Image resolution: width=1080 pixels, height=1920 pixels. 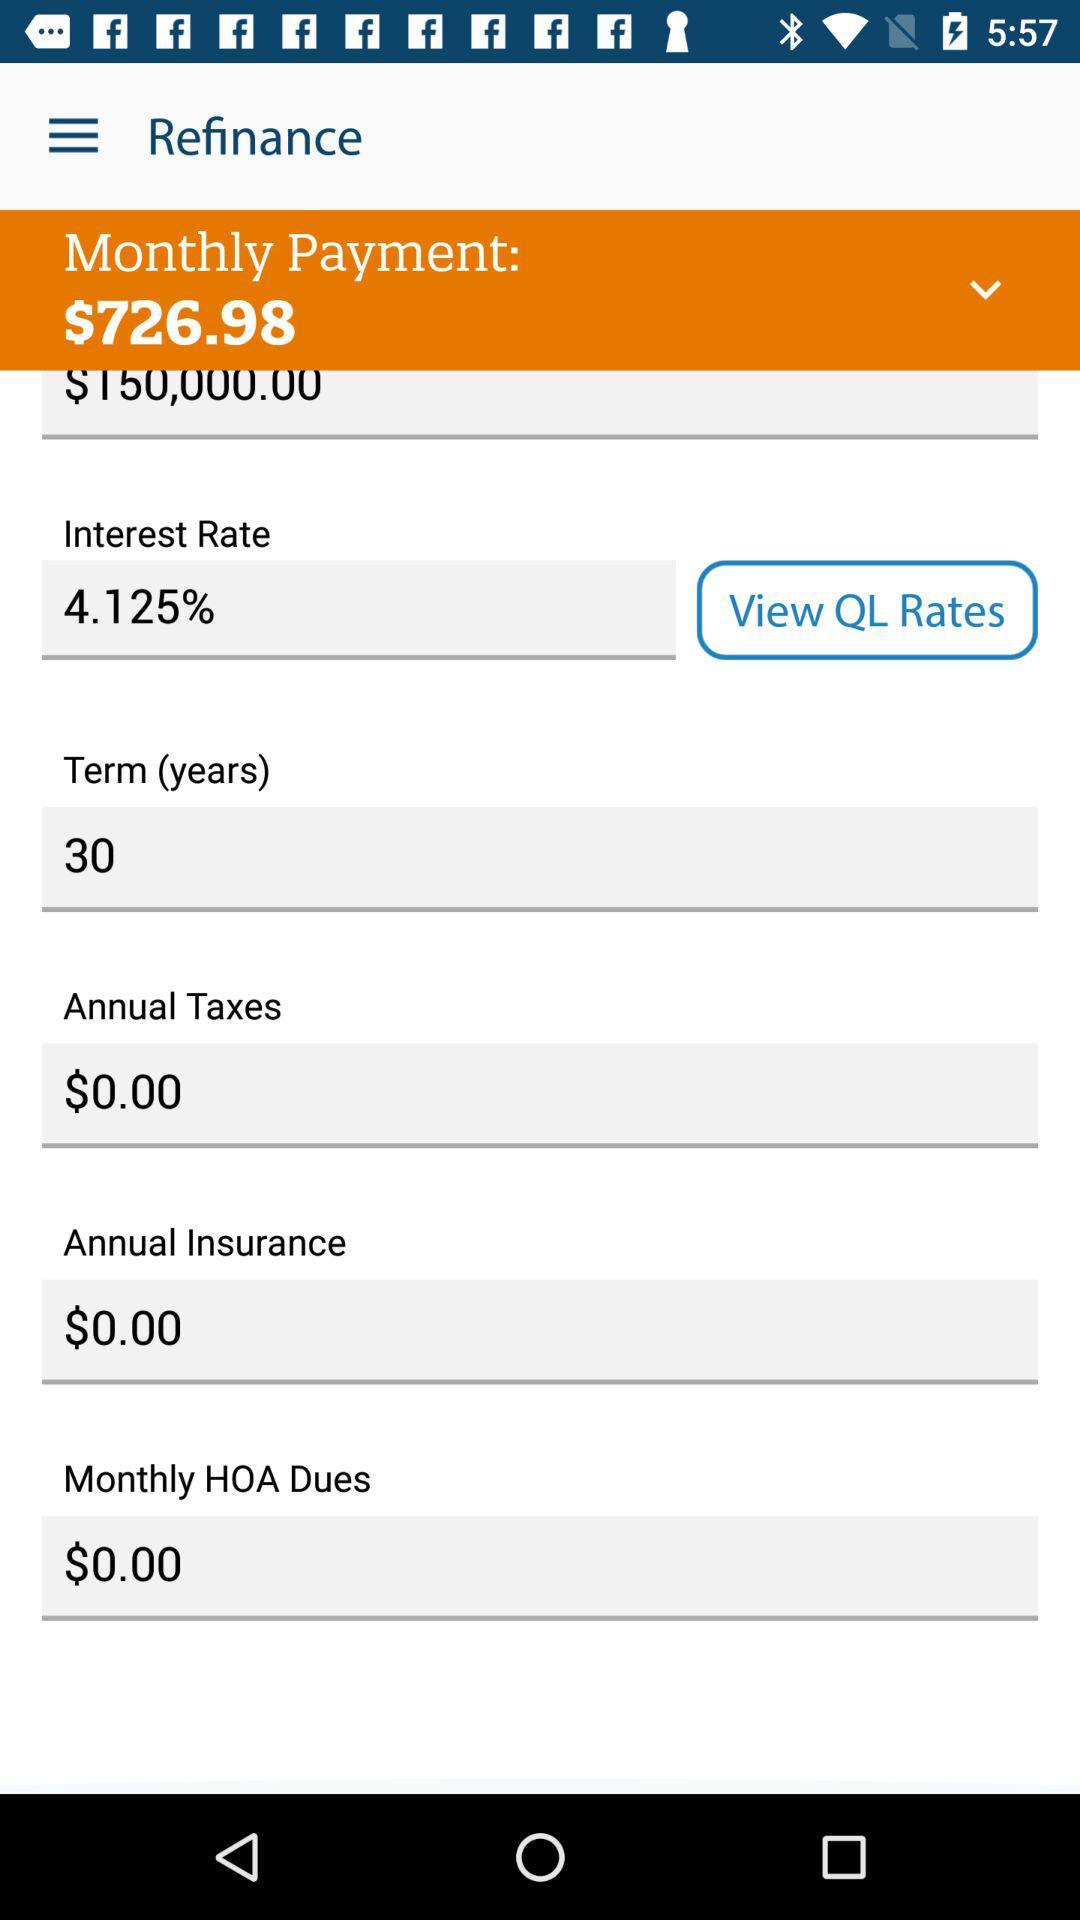 I want to click on 30 icon, so click(x=540, y=859).